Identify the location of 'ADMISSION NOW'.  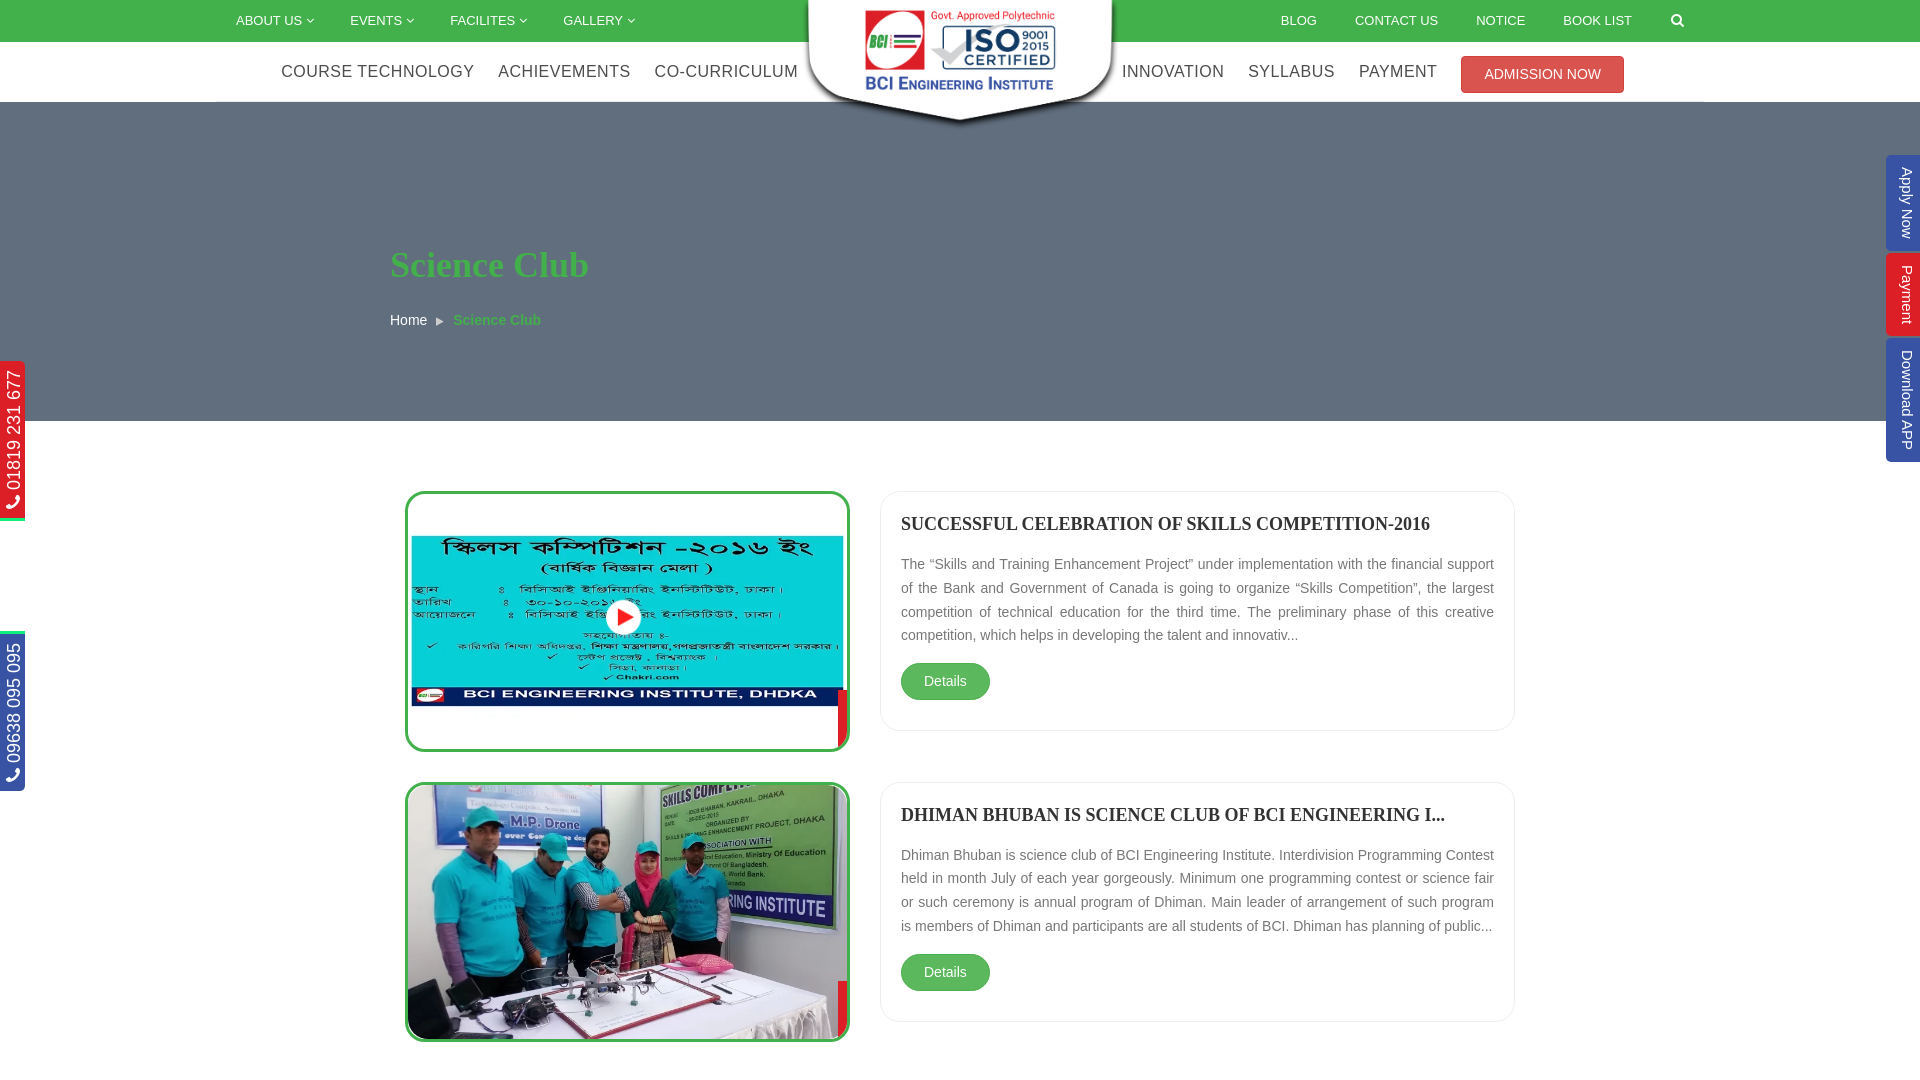
(1541, 72).